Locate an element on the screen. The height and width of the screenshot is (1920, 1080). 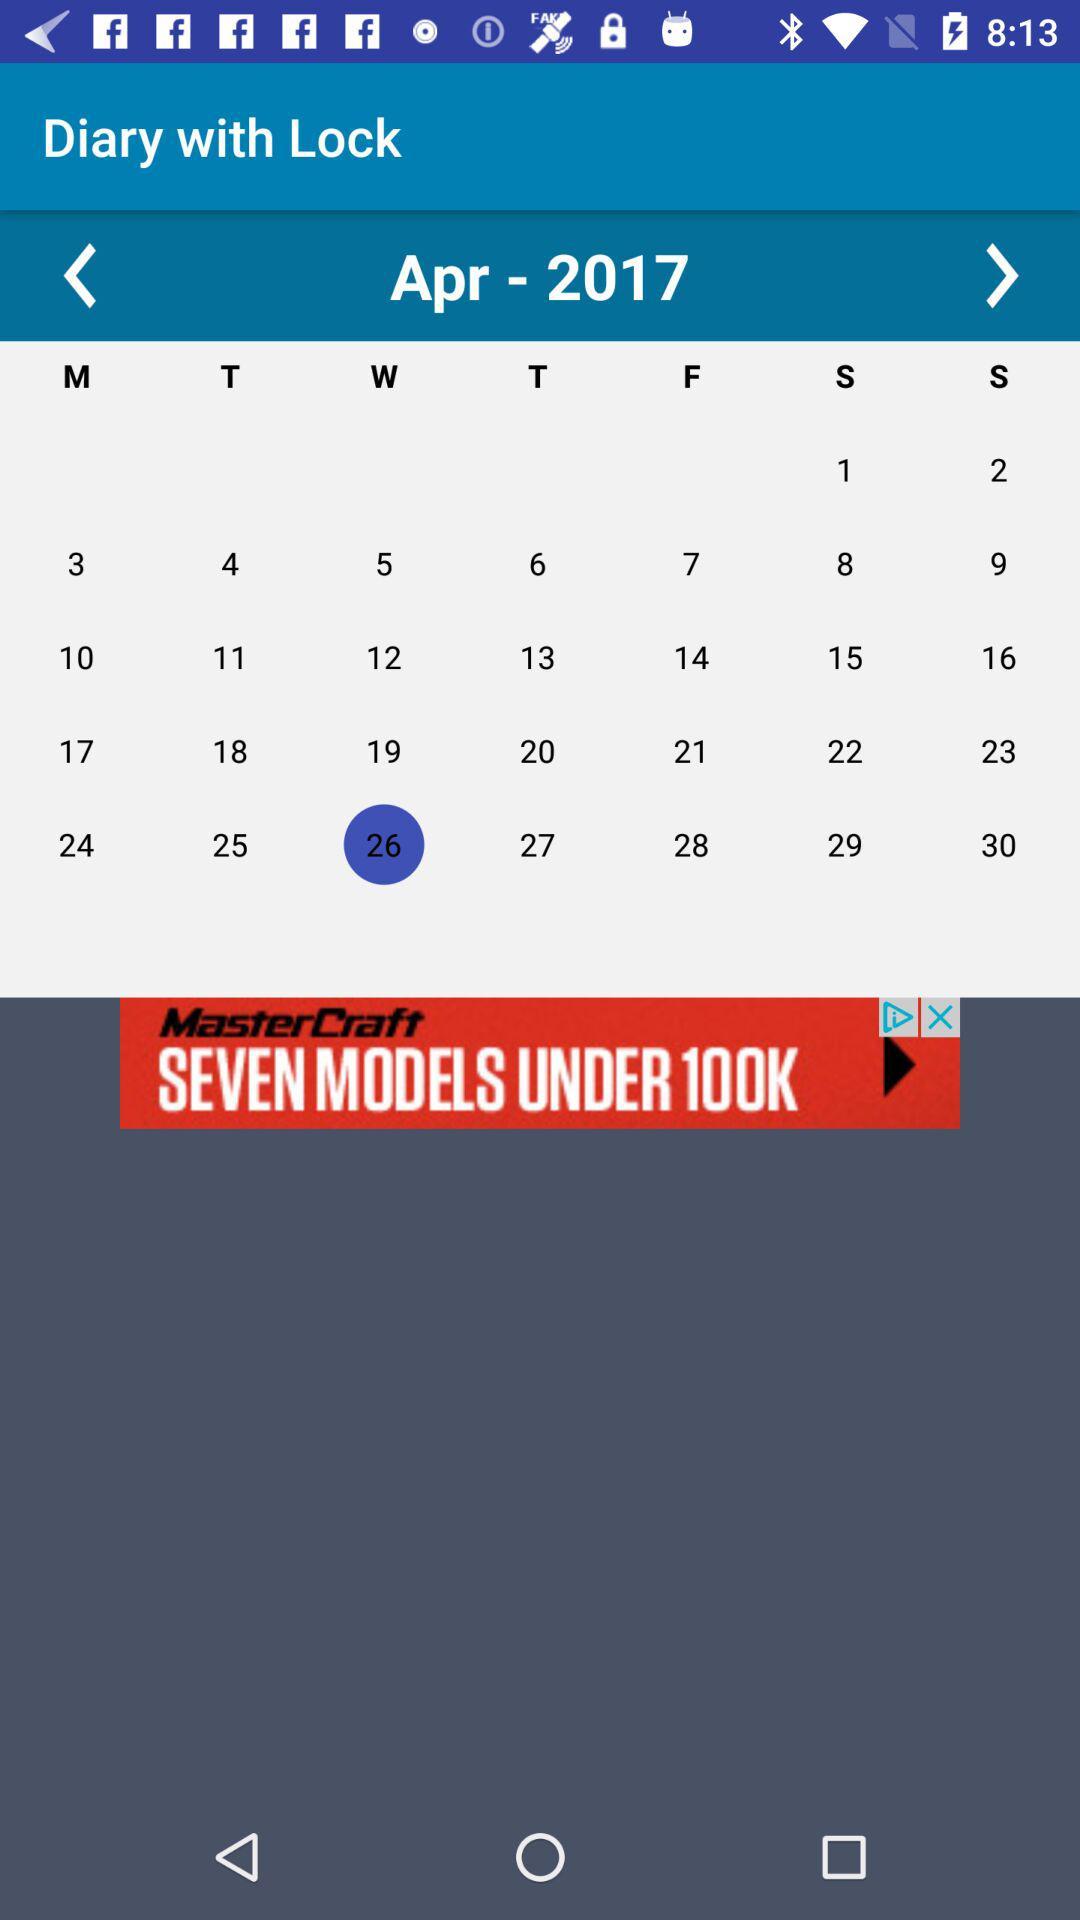
next month is located at coordinates (1001, 274).